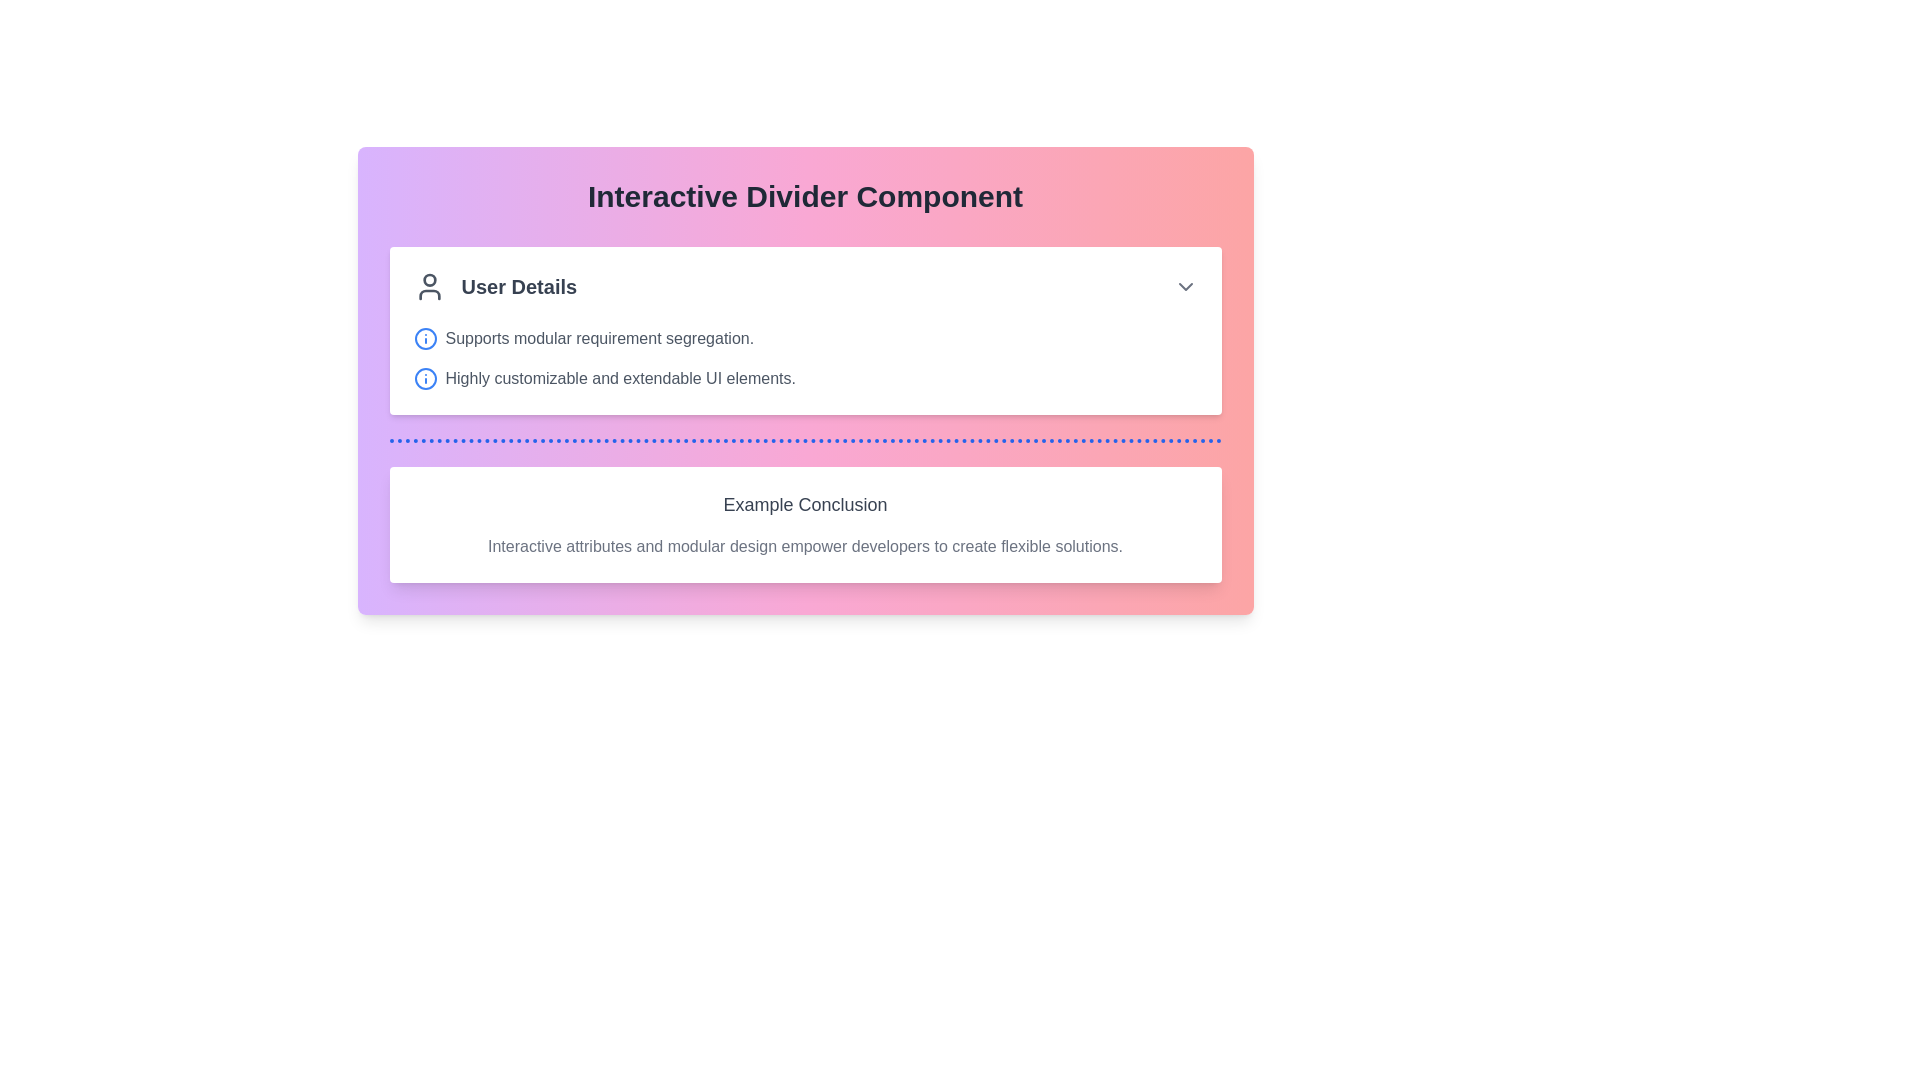 This screenshot has height=1080, width=1920. What do you see at coordinates (805, 357) in the screenshot?
I see `the descriptive information associated with the second descriptive text element located beneath the title 'User Details' in the main content area` at bounding box center [805, 357].